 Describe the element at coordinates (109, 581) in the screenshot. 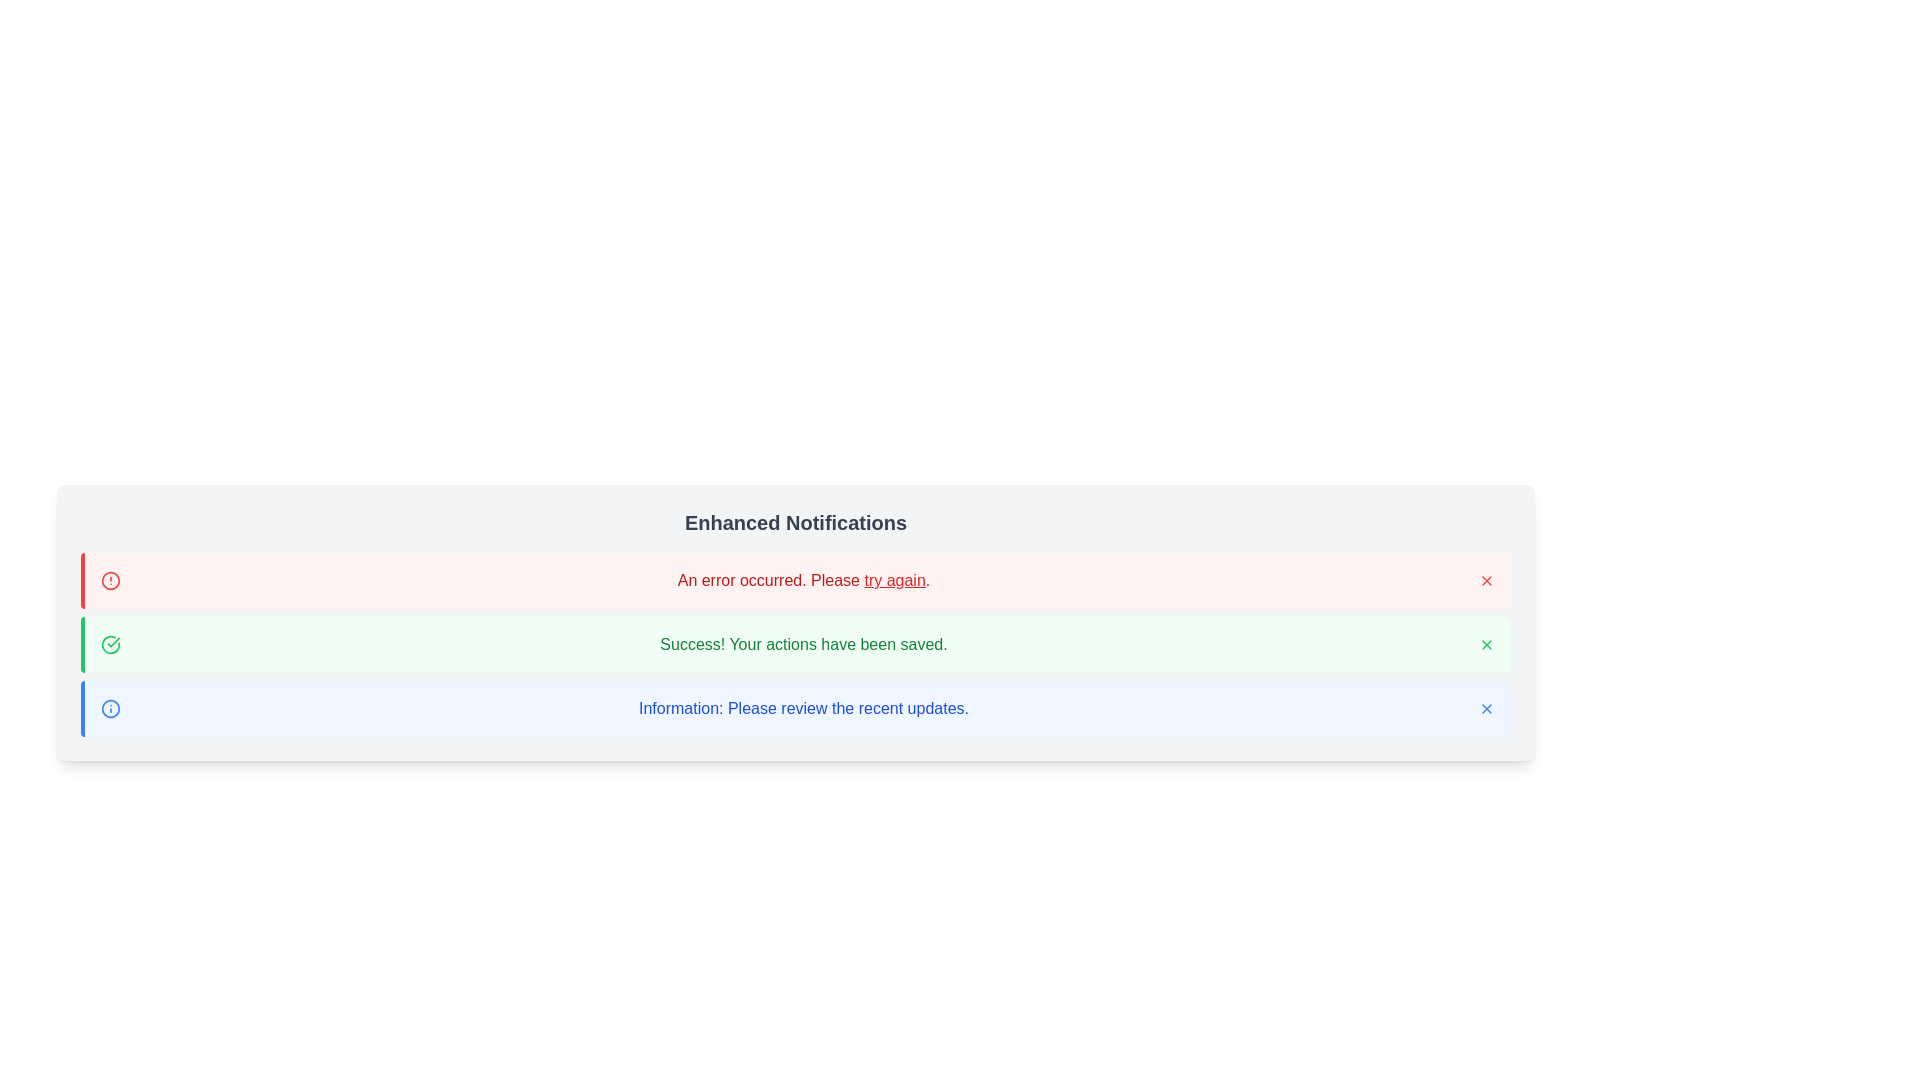

I see `the circular SVG icon that symbolizes an alert or error, located at the start of the error notification with a red background, next to the message 'An error occurred. Please try again.'` at that location.